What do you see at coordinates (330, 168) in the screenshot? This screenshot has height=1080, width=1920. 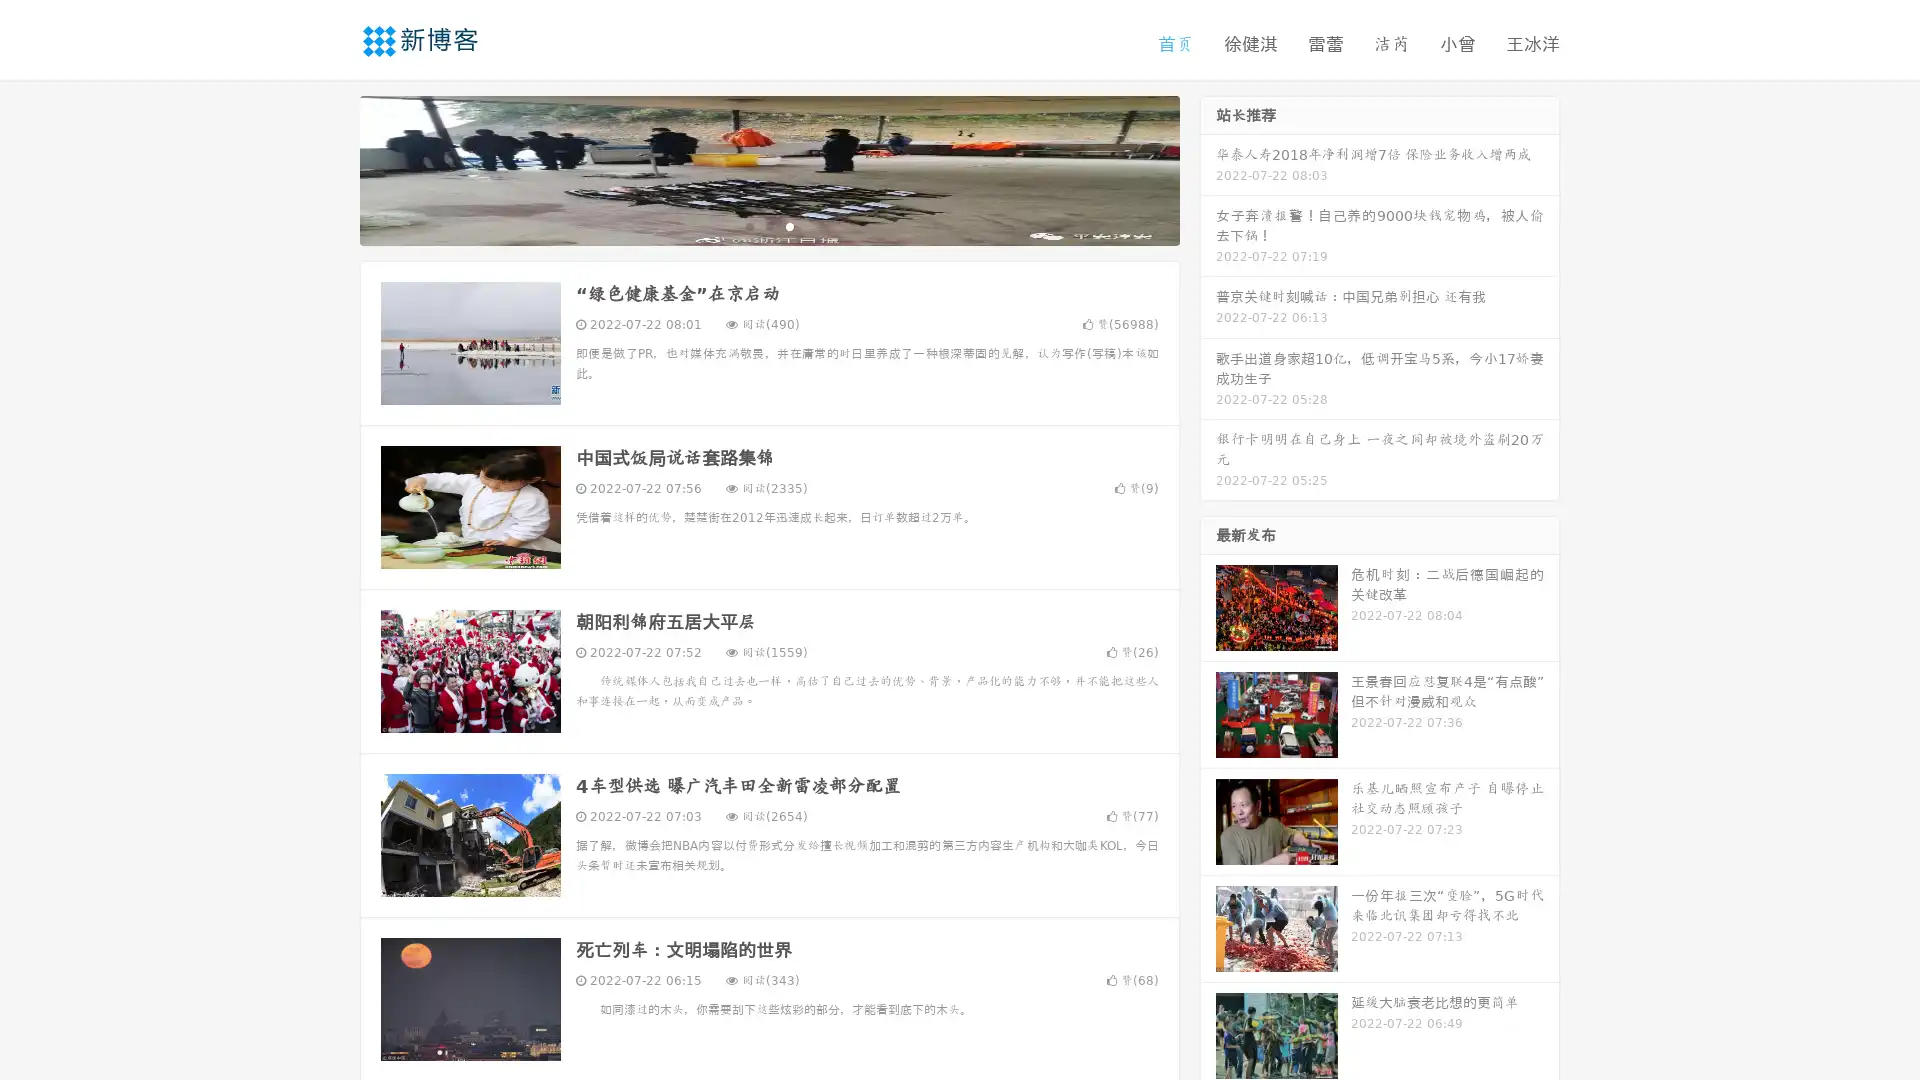 I see `Previous slide` at bounding box center [330, 168].